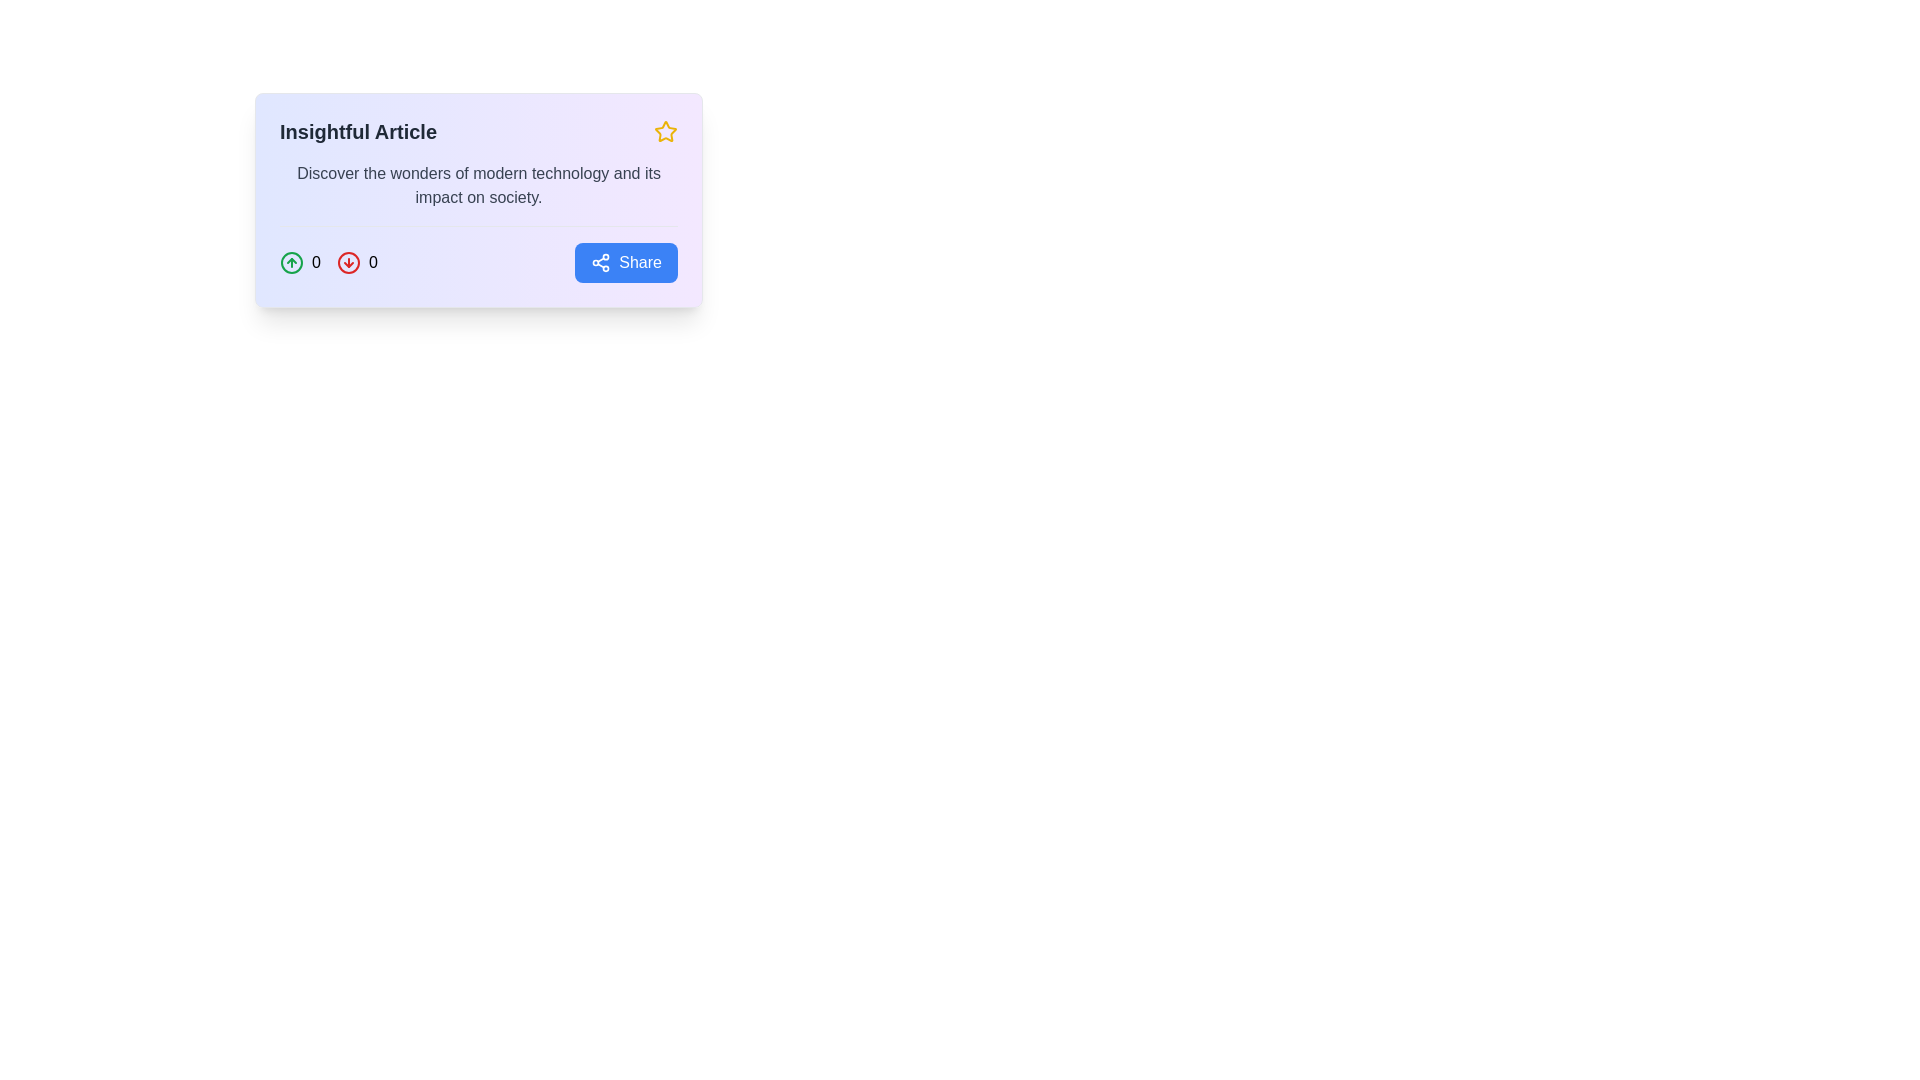 Image resolution: width=1920 pixels, height=1080 pixels. I want to click on the sharing button located at the bottom right of the interface, positioned among other interactive components, so click(624, 261).